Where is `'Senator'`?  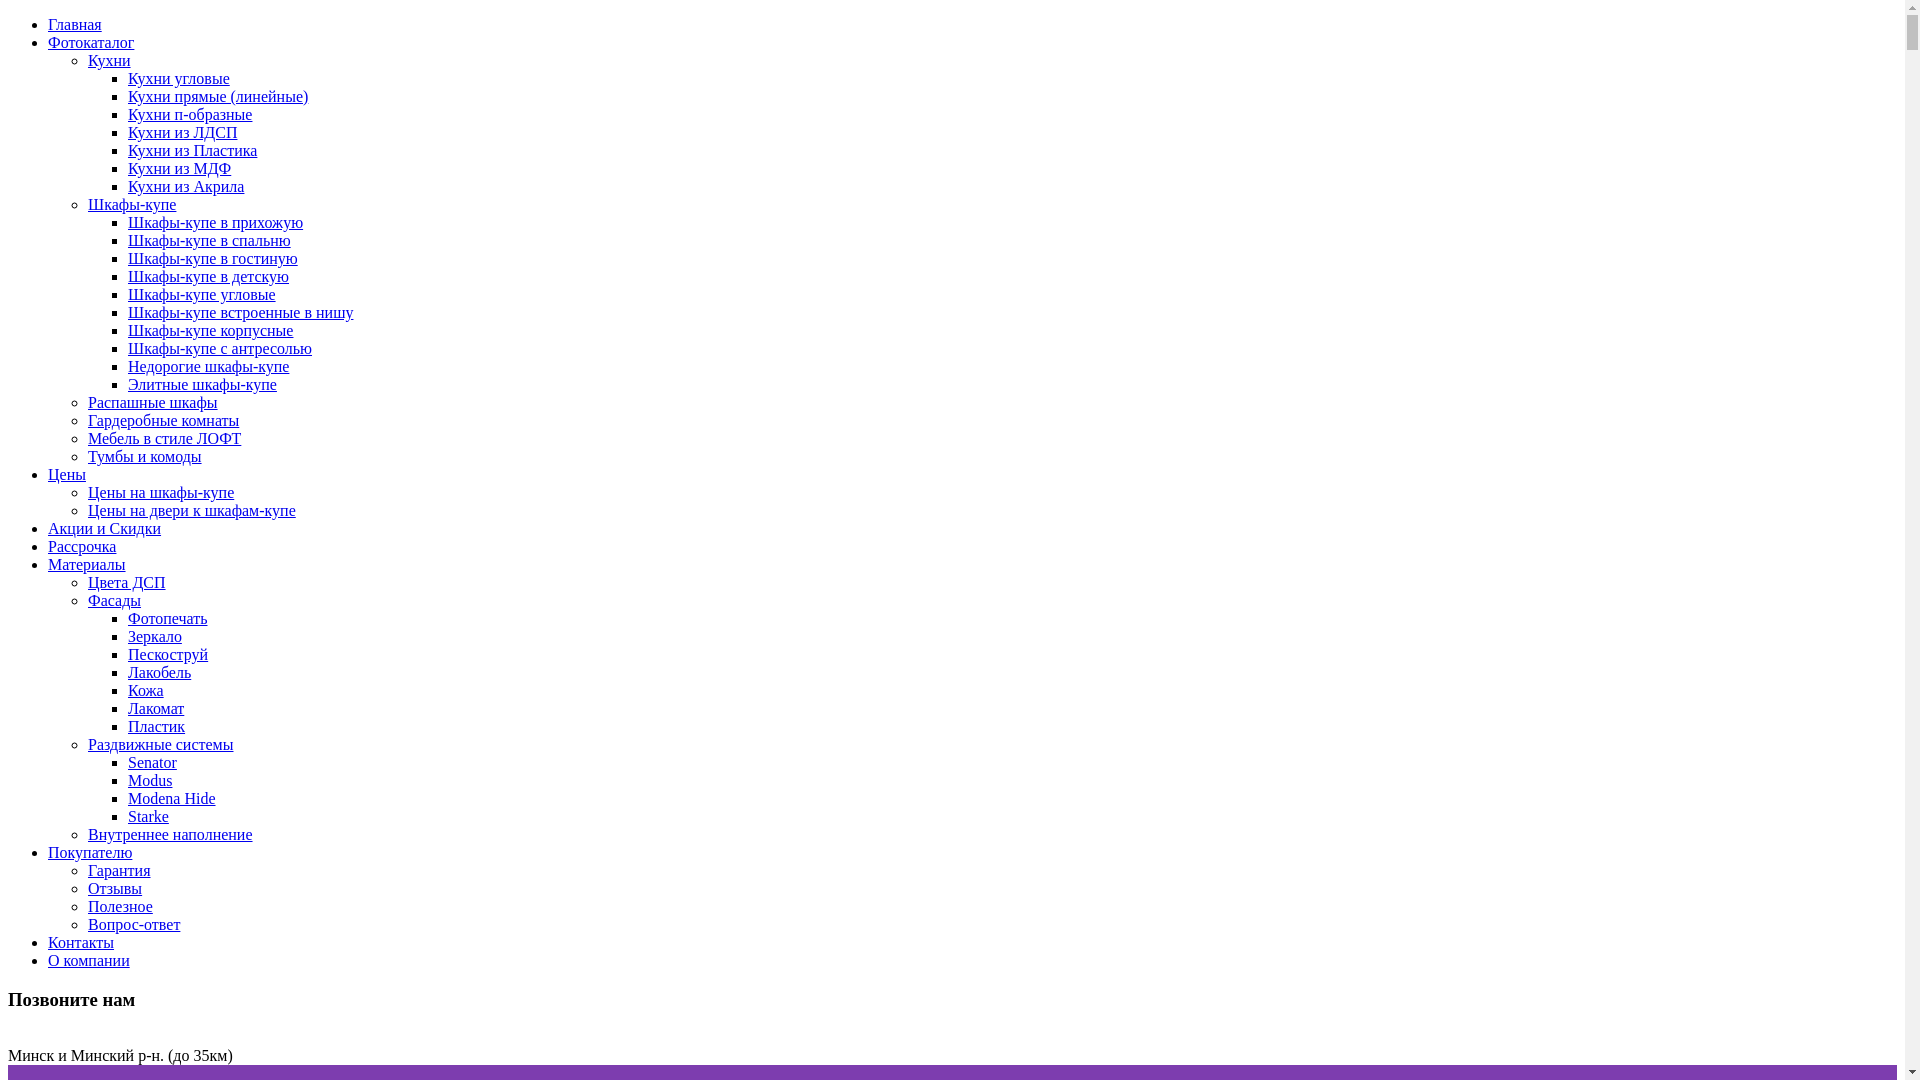
'Senator' is located at coordinates (151, 762).